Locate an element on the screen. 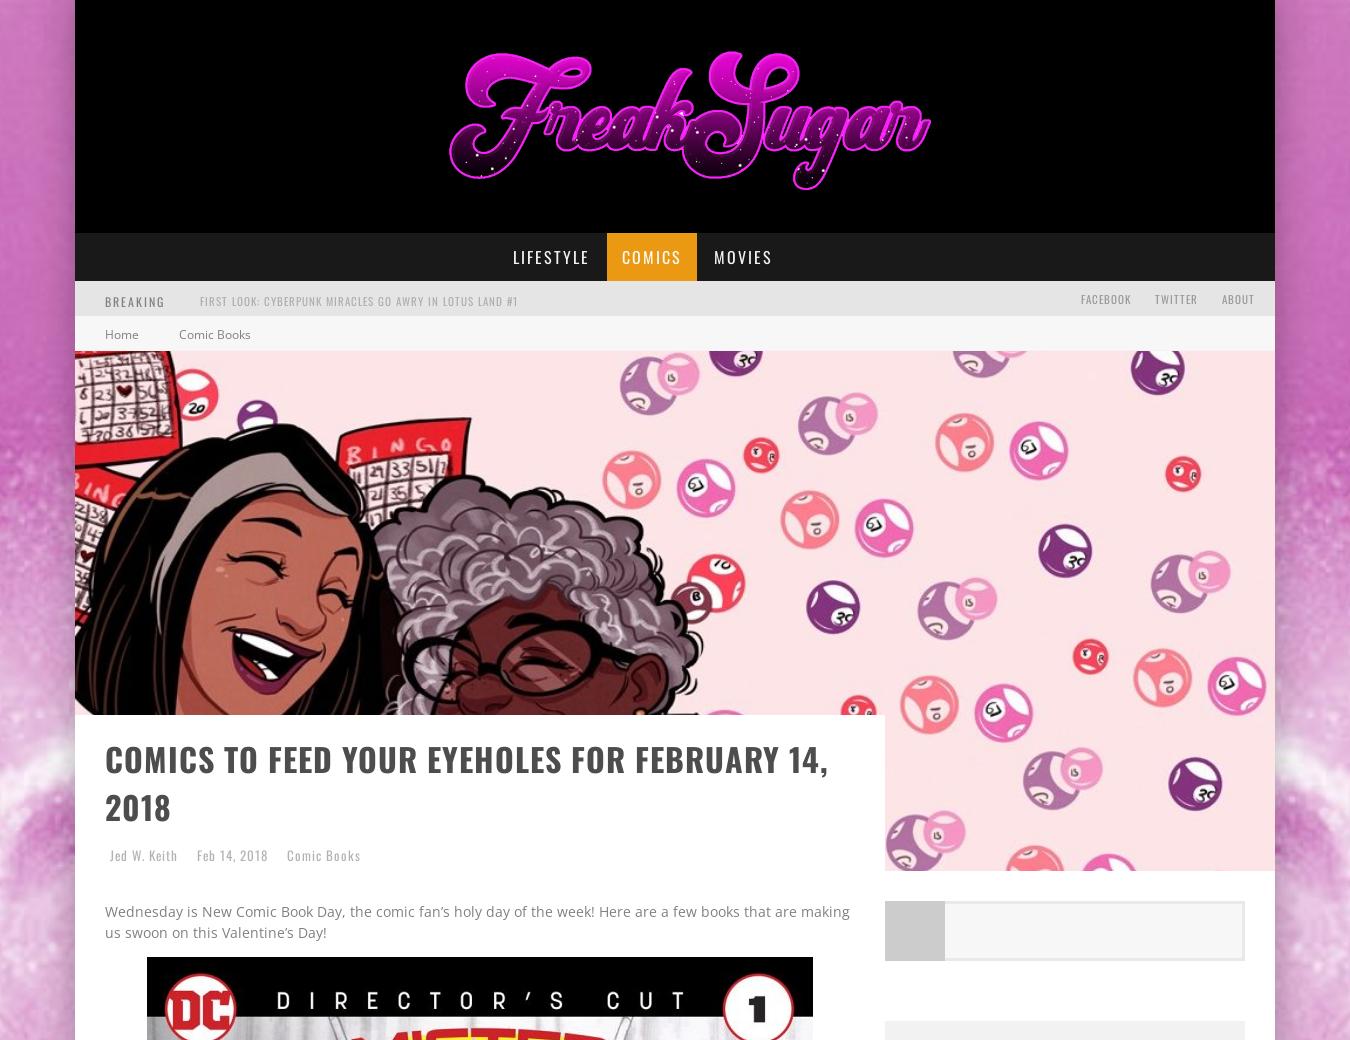  'Tom Scioli Launches a Kickstarter for the Horror-Themed Hero WITCHMAN' is located at coordinates (406, 377).